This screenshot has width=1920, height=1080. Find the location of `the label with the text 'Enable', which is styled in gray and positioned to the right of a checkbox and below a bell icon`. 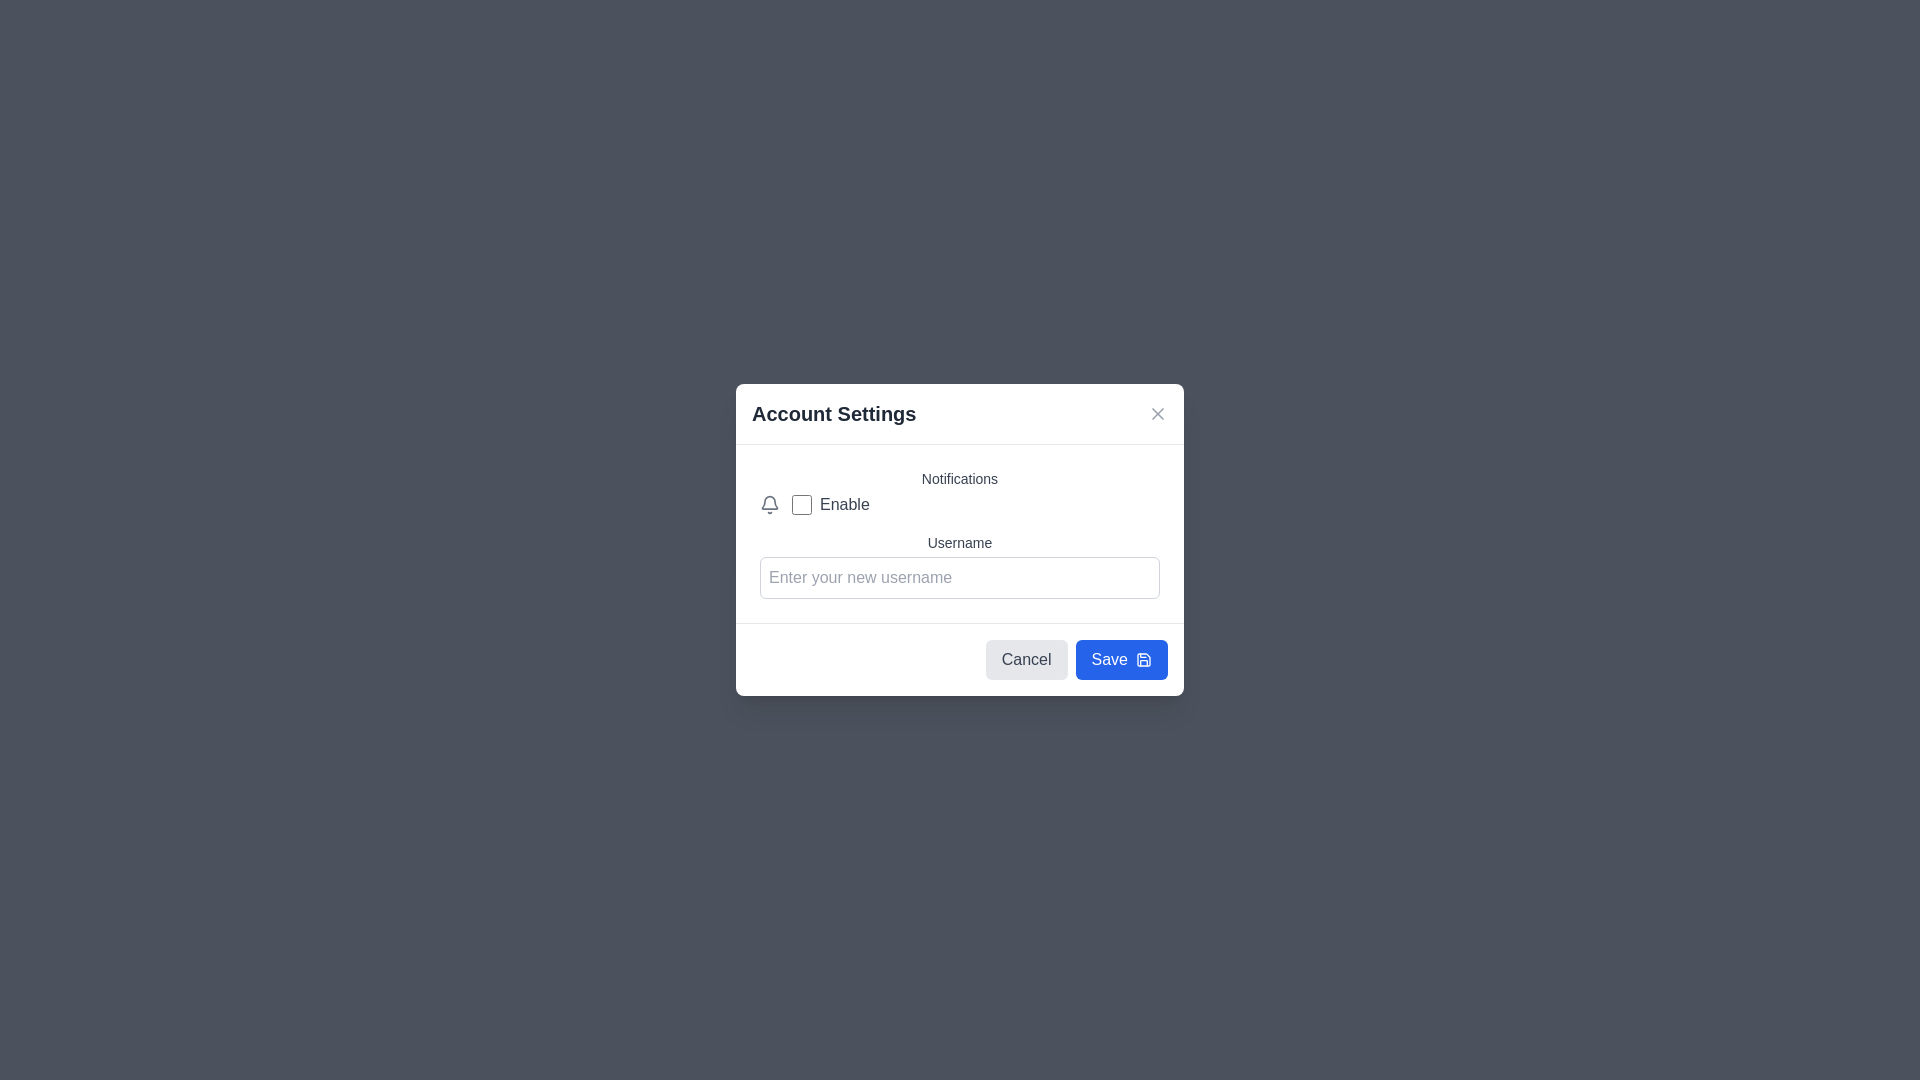

the label with the text 'Enable', which is styled in gray and positioned to the right of a checkbox and below a bell icon is located at coordinates (844, 504).